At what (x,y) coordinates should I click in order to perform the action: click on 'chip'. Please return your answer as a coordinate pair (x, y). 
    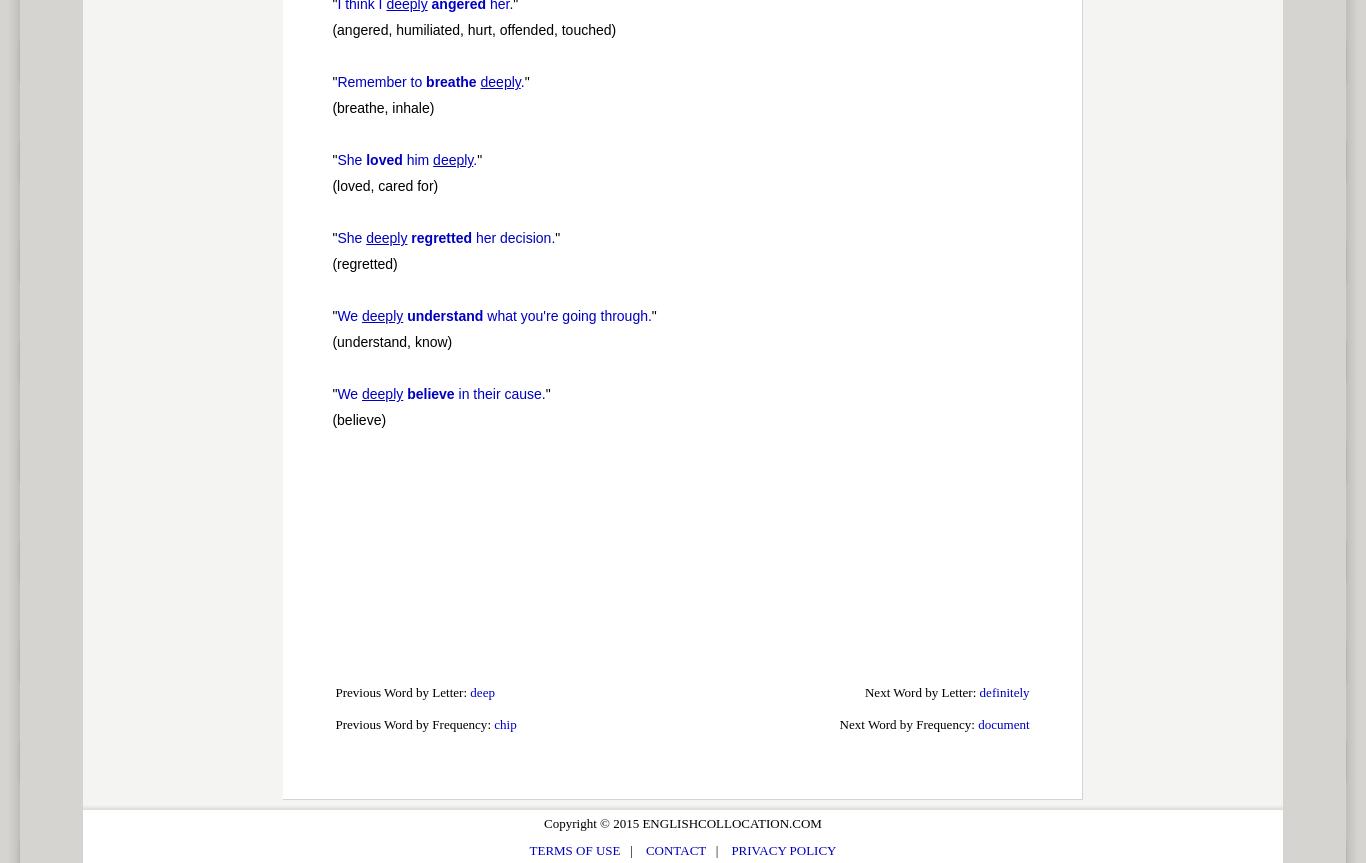
    Looking at the image, I should click on (493, 724).